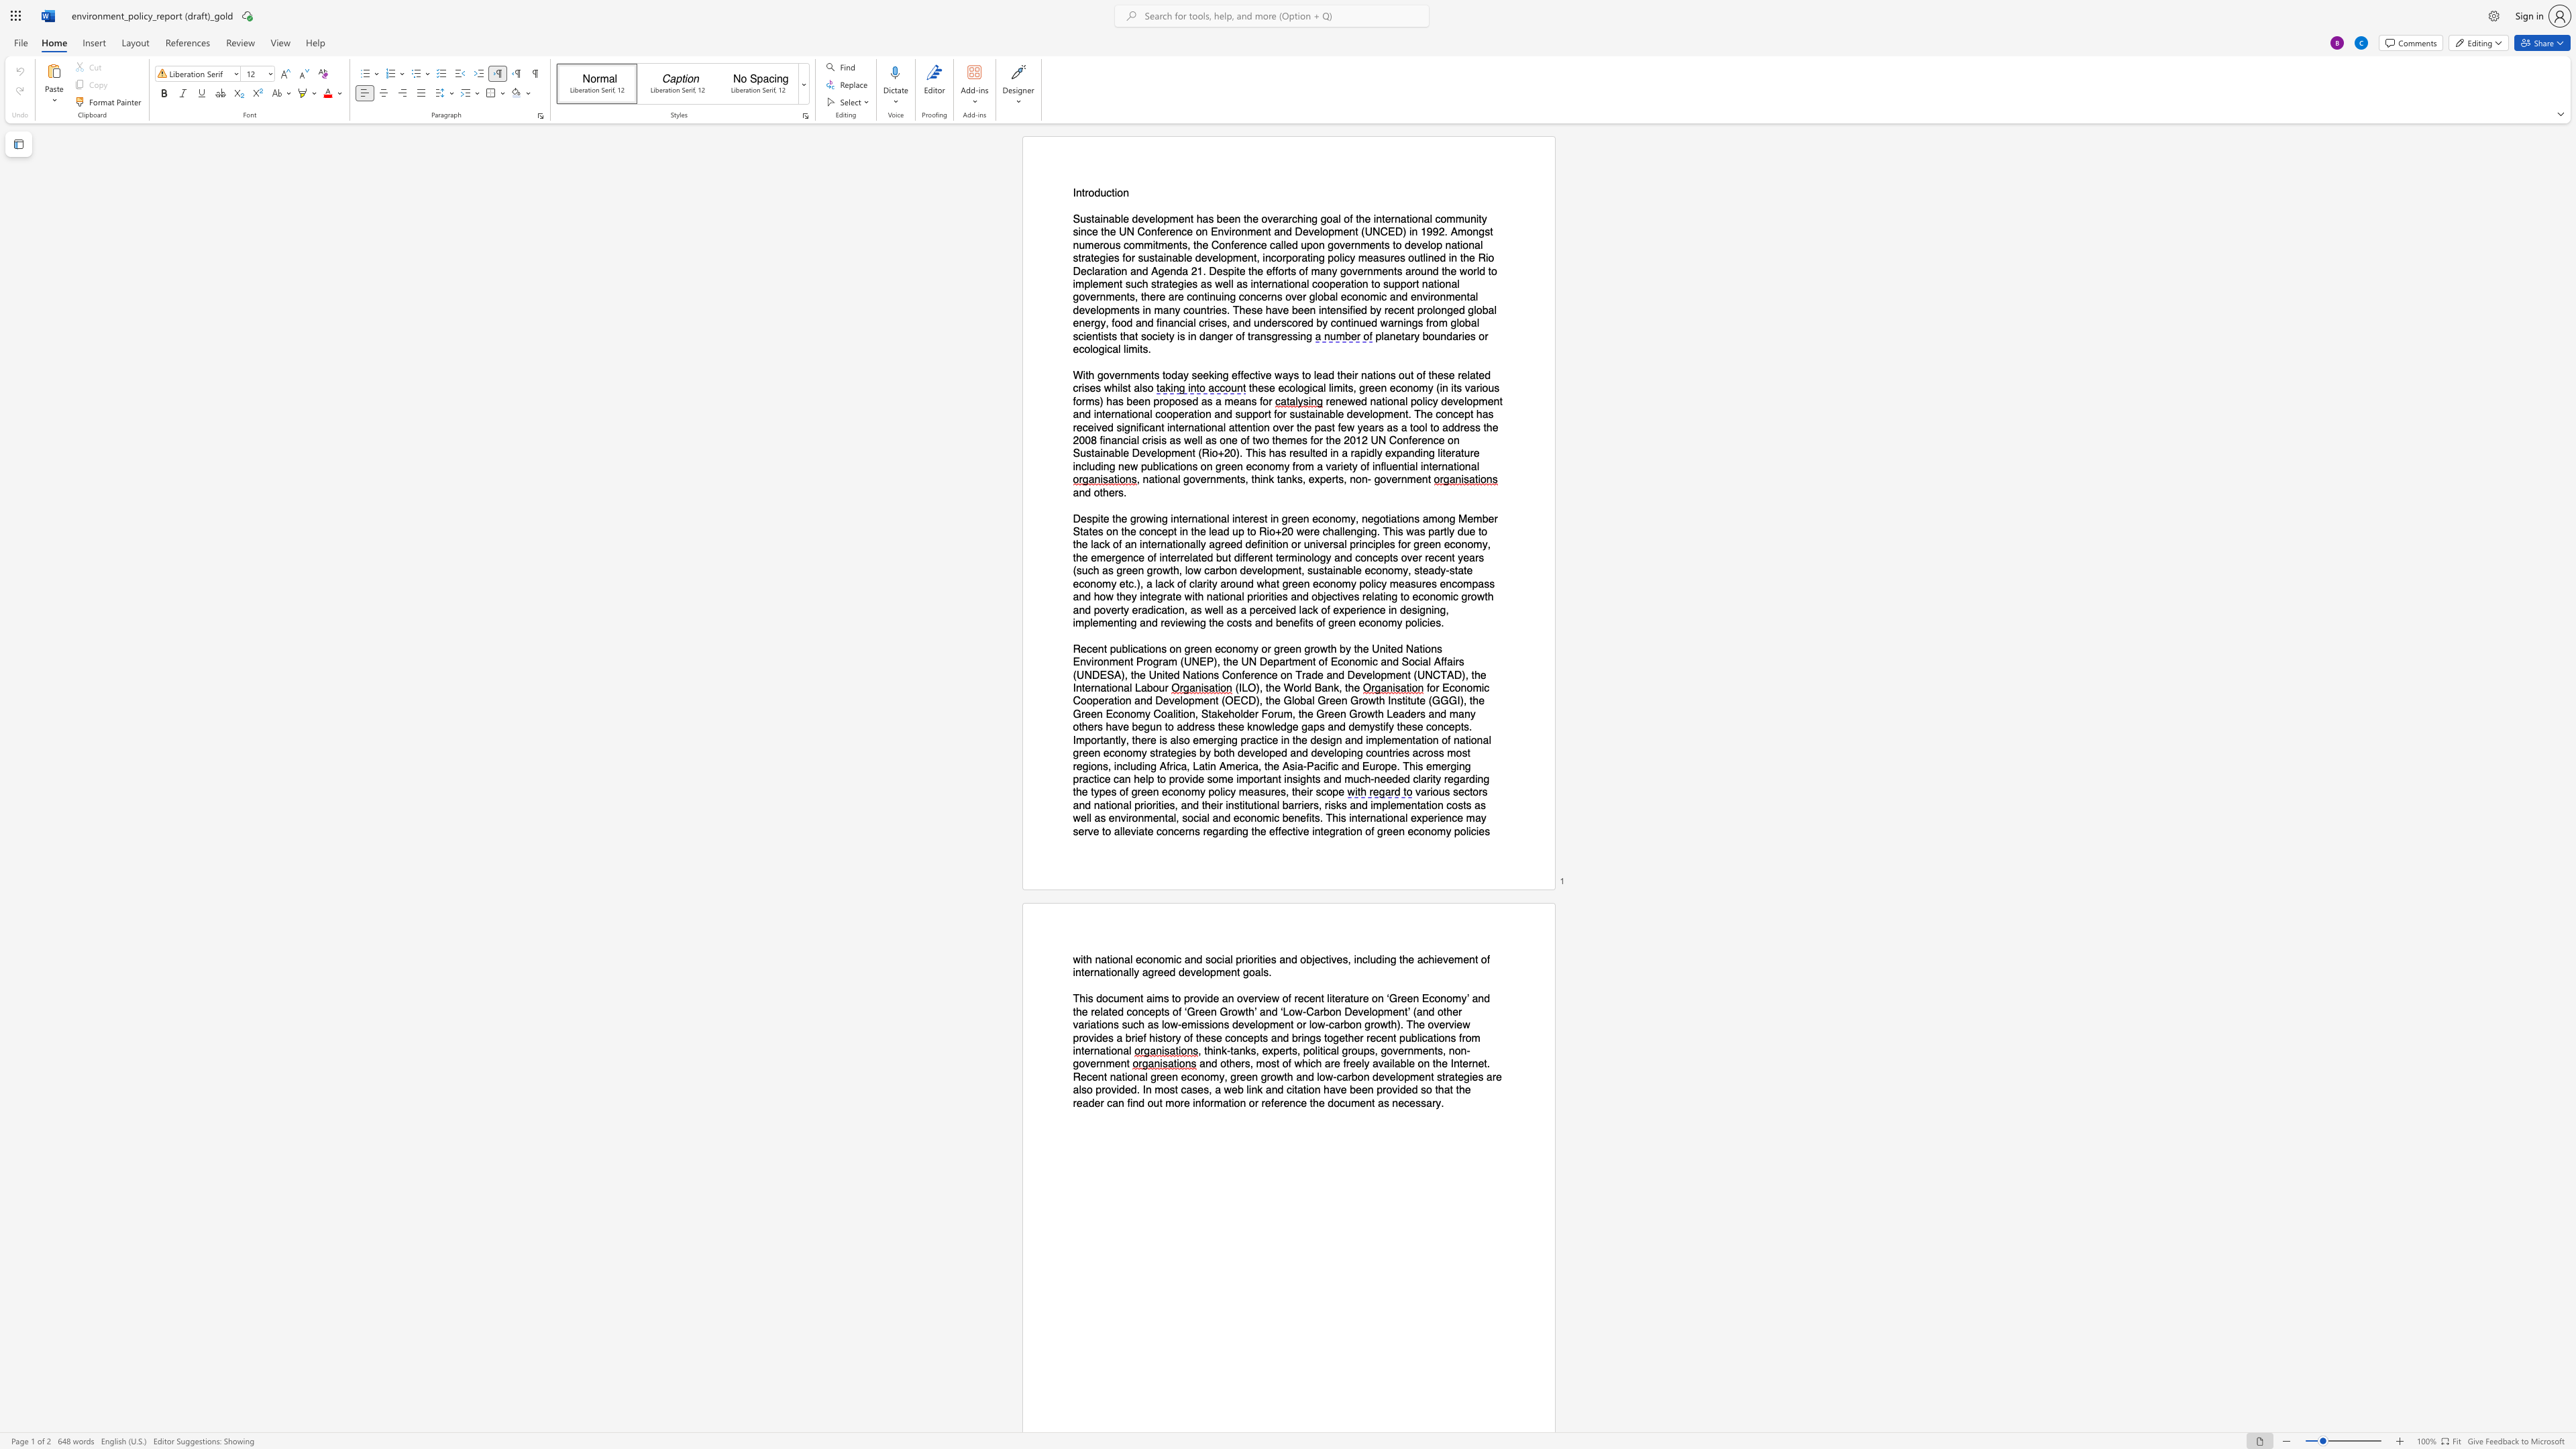 This screenshot has height=1449, width=2576. Describe the element at coordinates (1245, 466) in the screenshot. I see `the subset text "economy from a variety of influential in" within the text "as well as one of two themes for the 2012 UN Conference on Sustainable Development (Rio+20). This has resulted in a rapidly expanding literature including new publications on green economy from a variety of influential international"` at that location.